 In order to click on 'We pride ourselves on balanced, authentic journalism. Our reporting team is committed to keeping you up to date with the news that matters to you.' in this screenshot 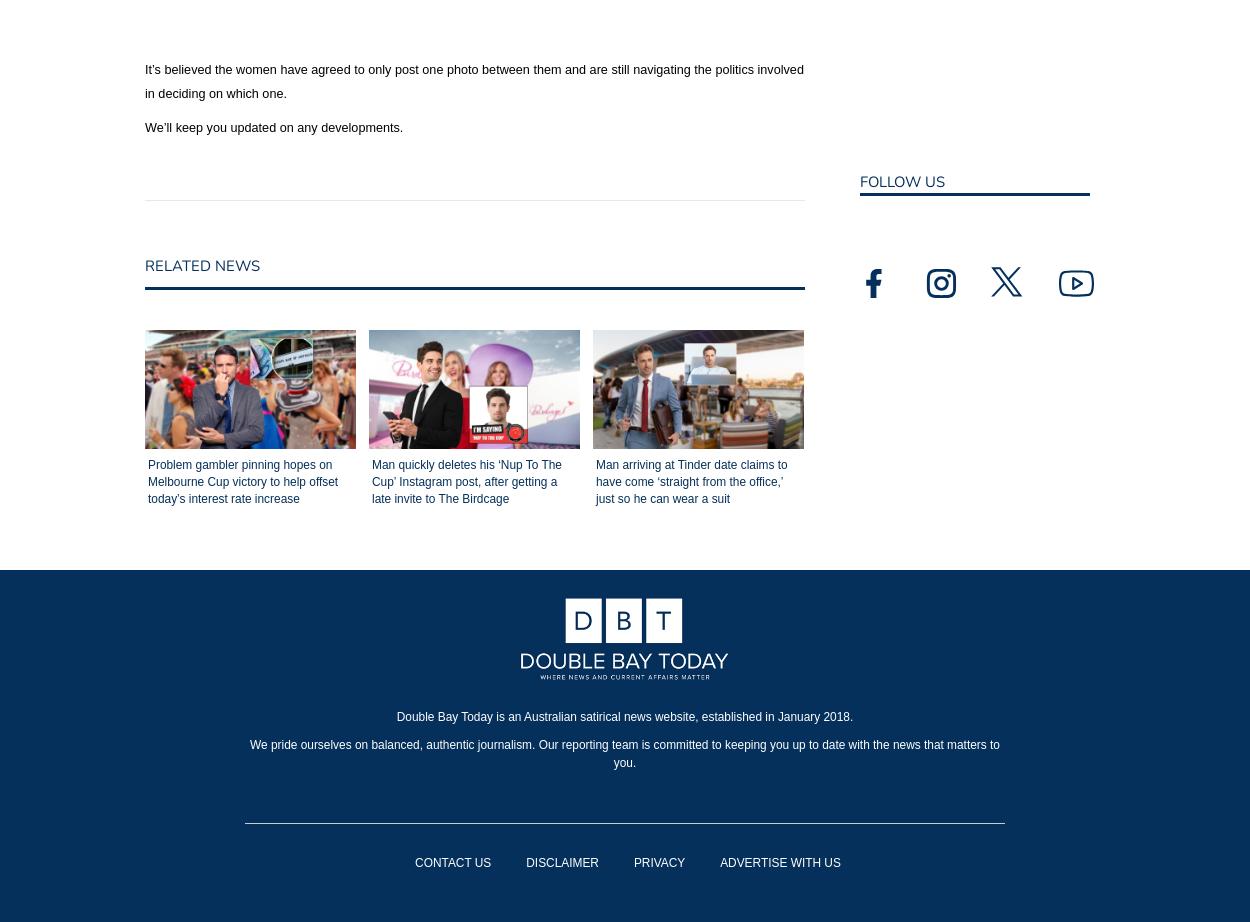, I will do `click(623, 751)`.